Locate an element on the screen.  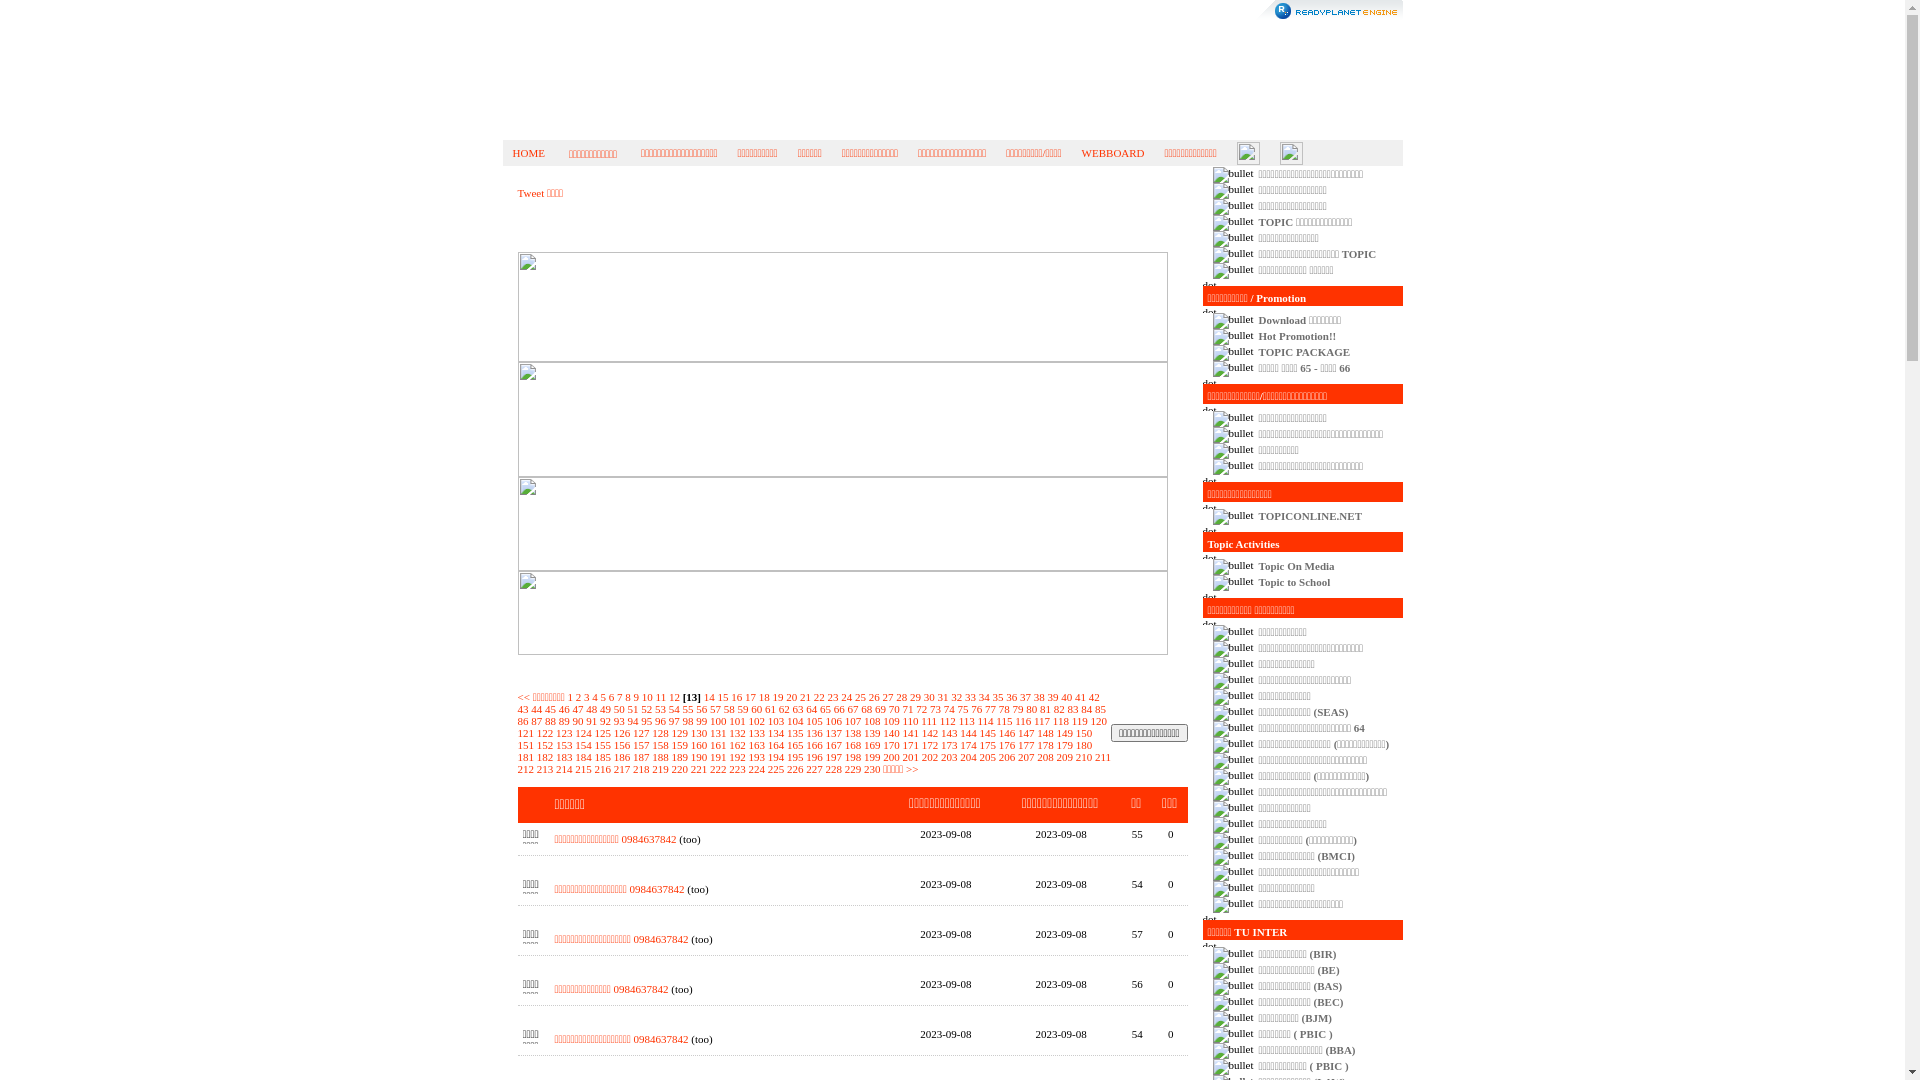
'147' is located at coordinates (1026, 732).